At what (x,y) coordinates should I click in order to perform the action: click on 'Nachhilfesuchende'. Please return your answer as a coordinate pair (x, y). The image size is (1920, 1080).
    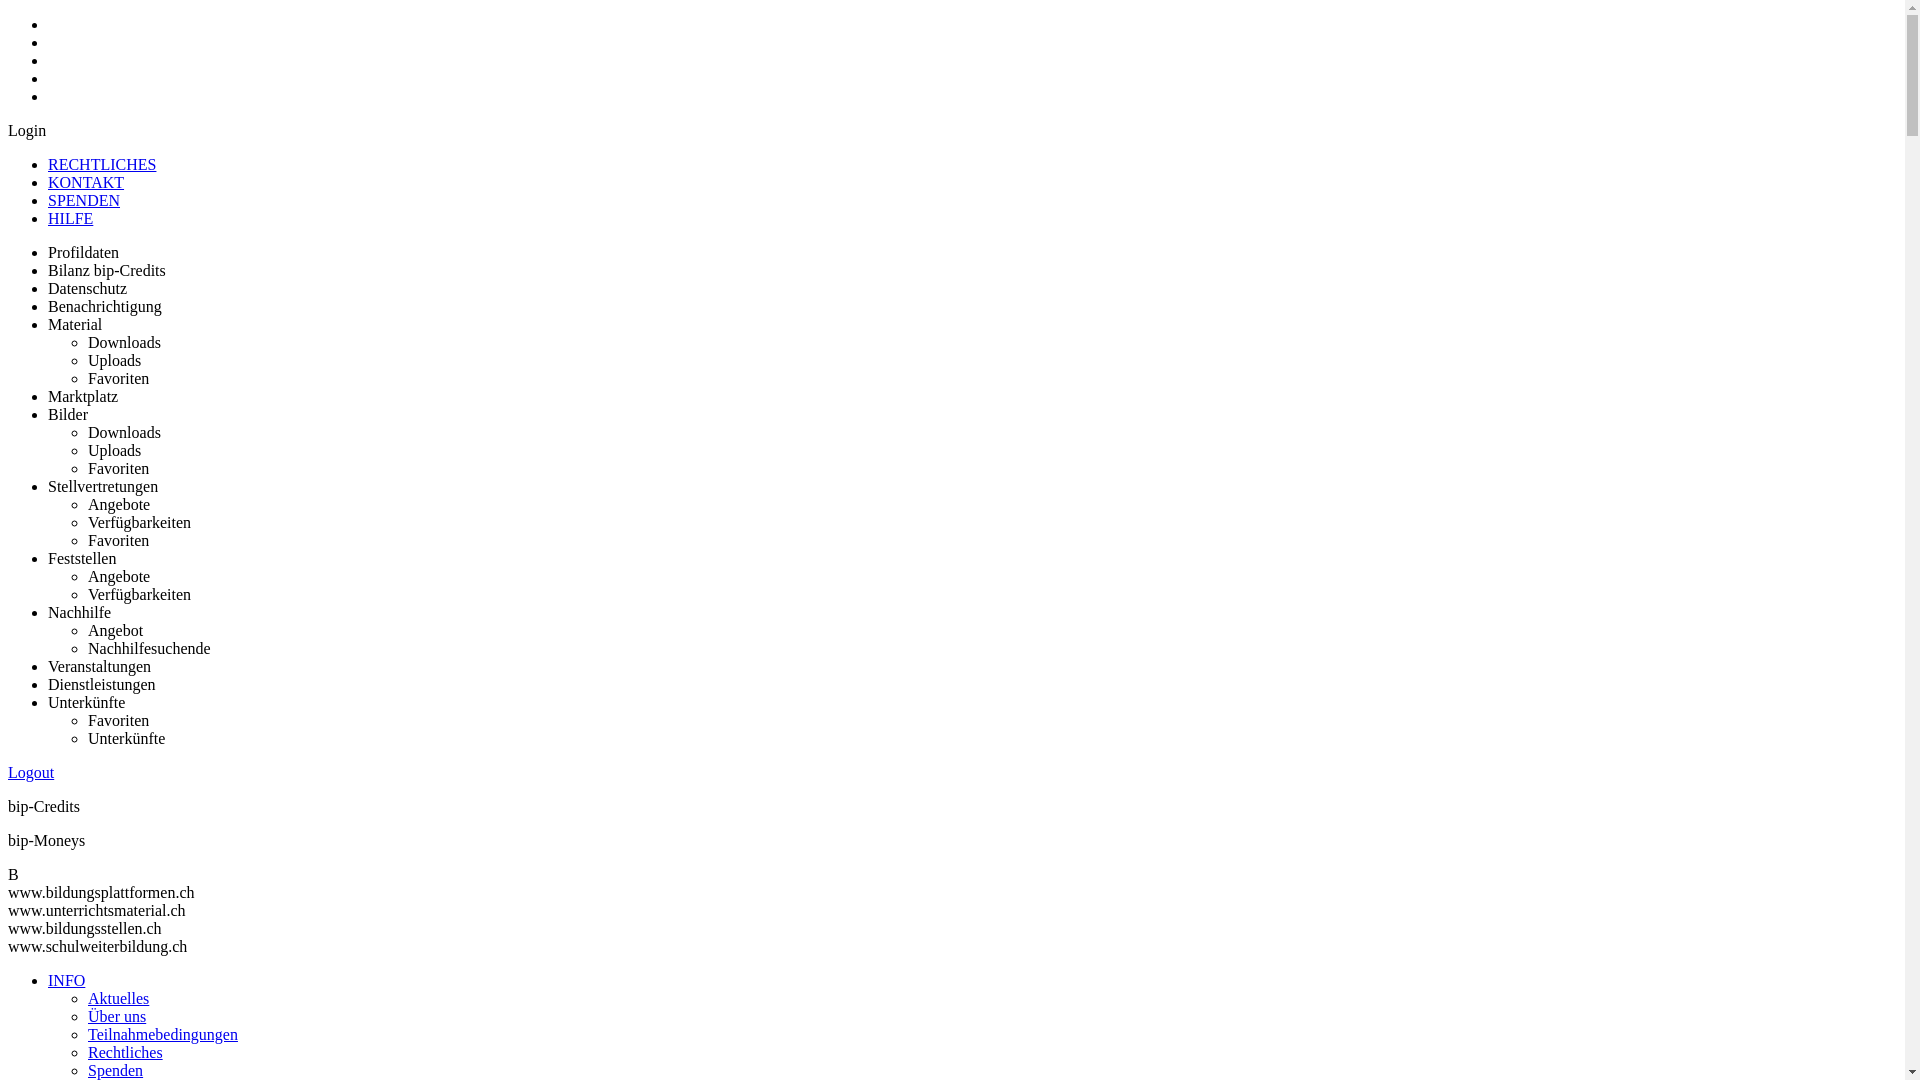
    Looking at the image, I should click on (86, 648).